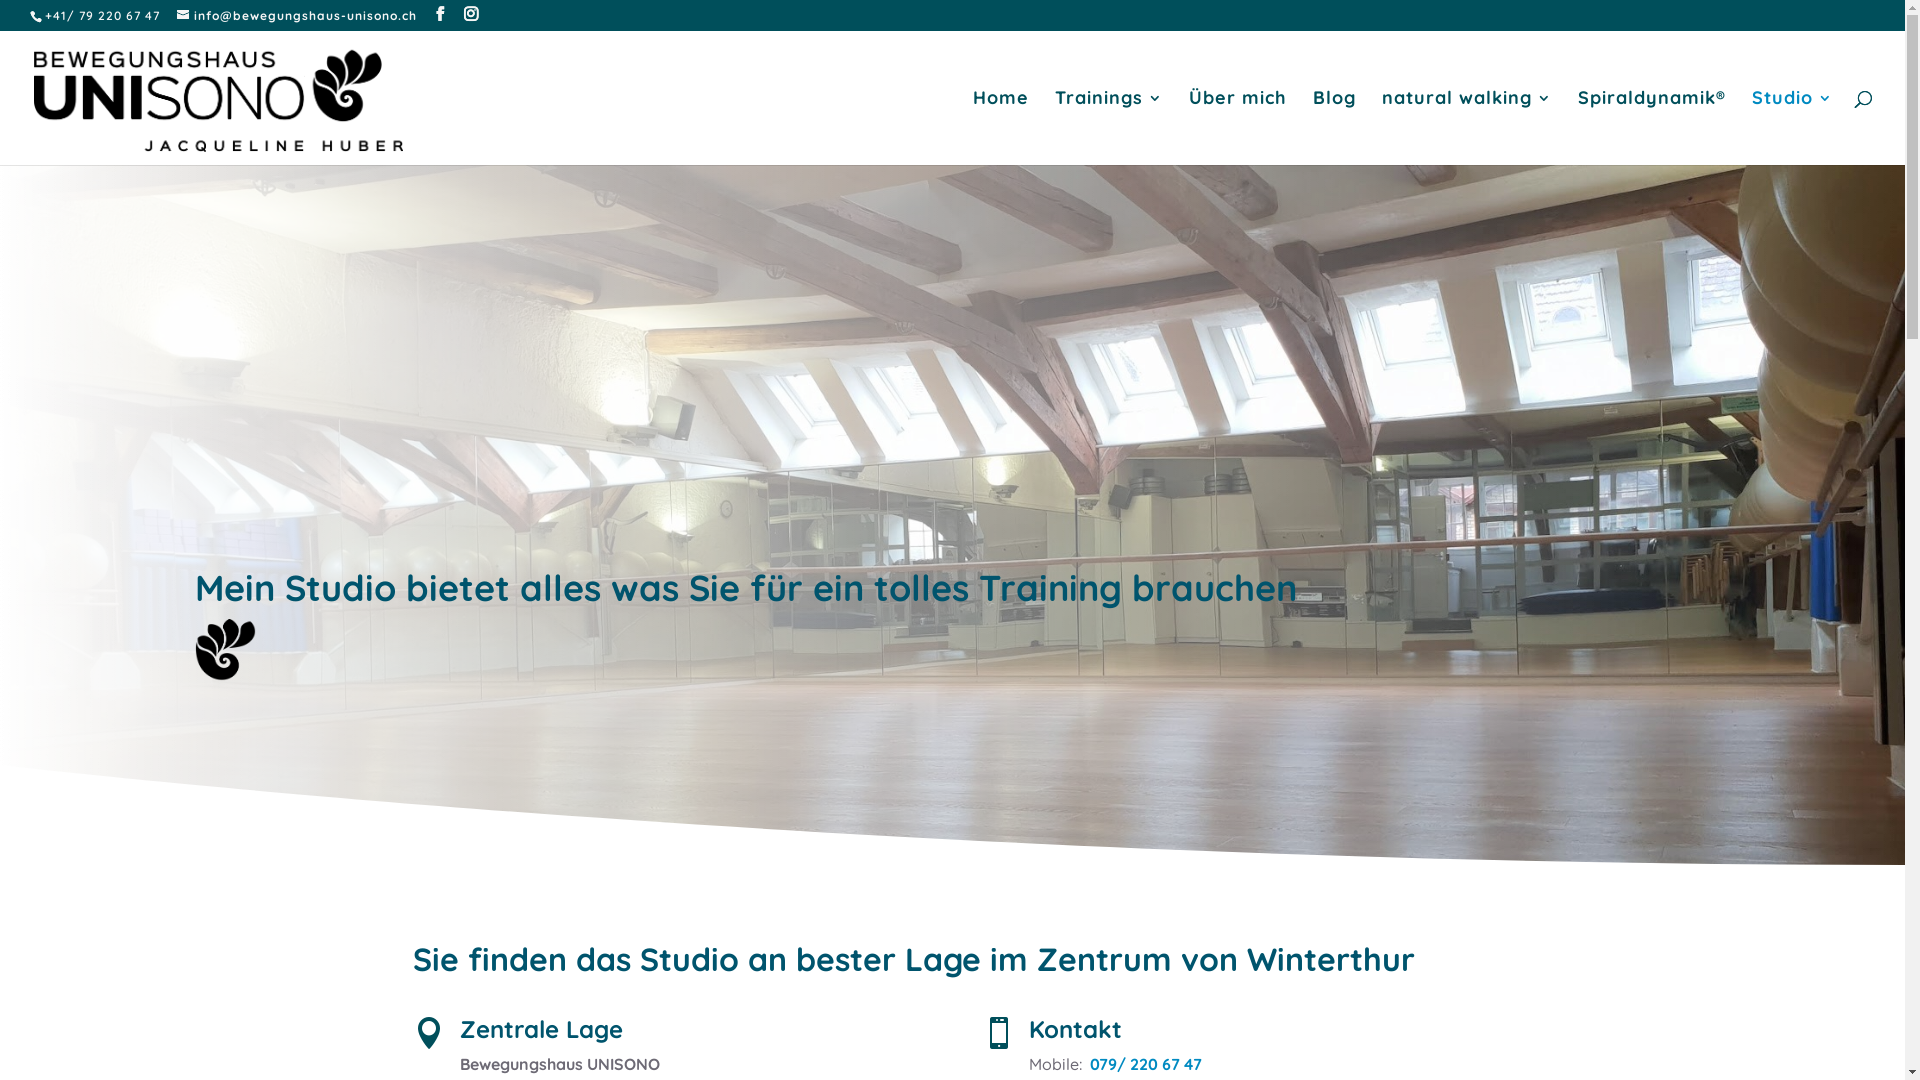  Describe the element at coordinates (973, 127) in the screenshot. I see `'Home'` at that location.